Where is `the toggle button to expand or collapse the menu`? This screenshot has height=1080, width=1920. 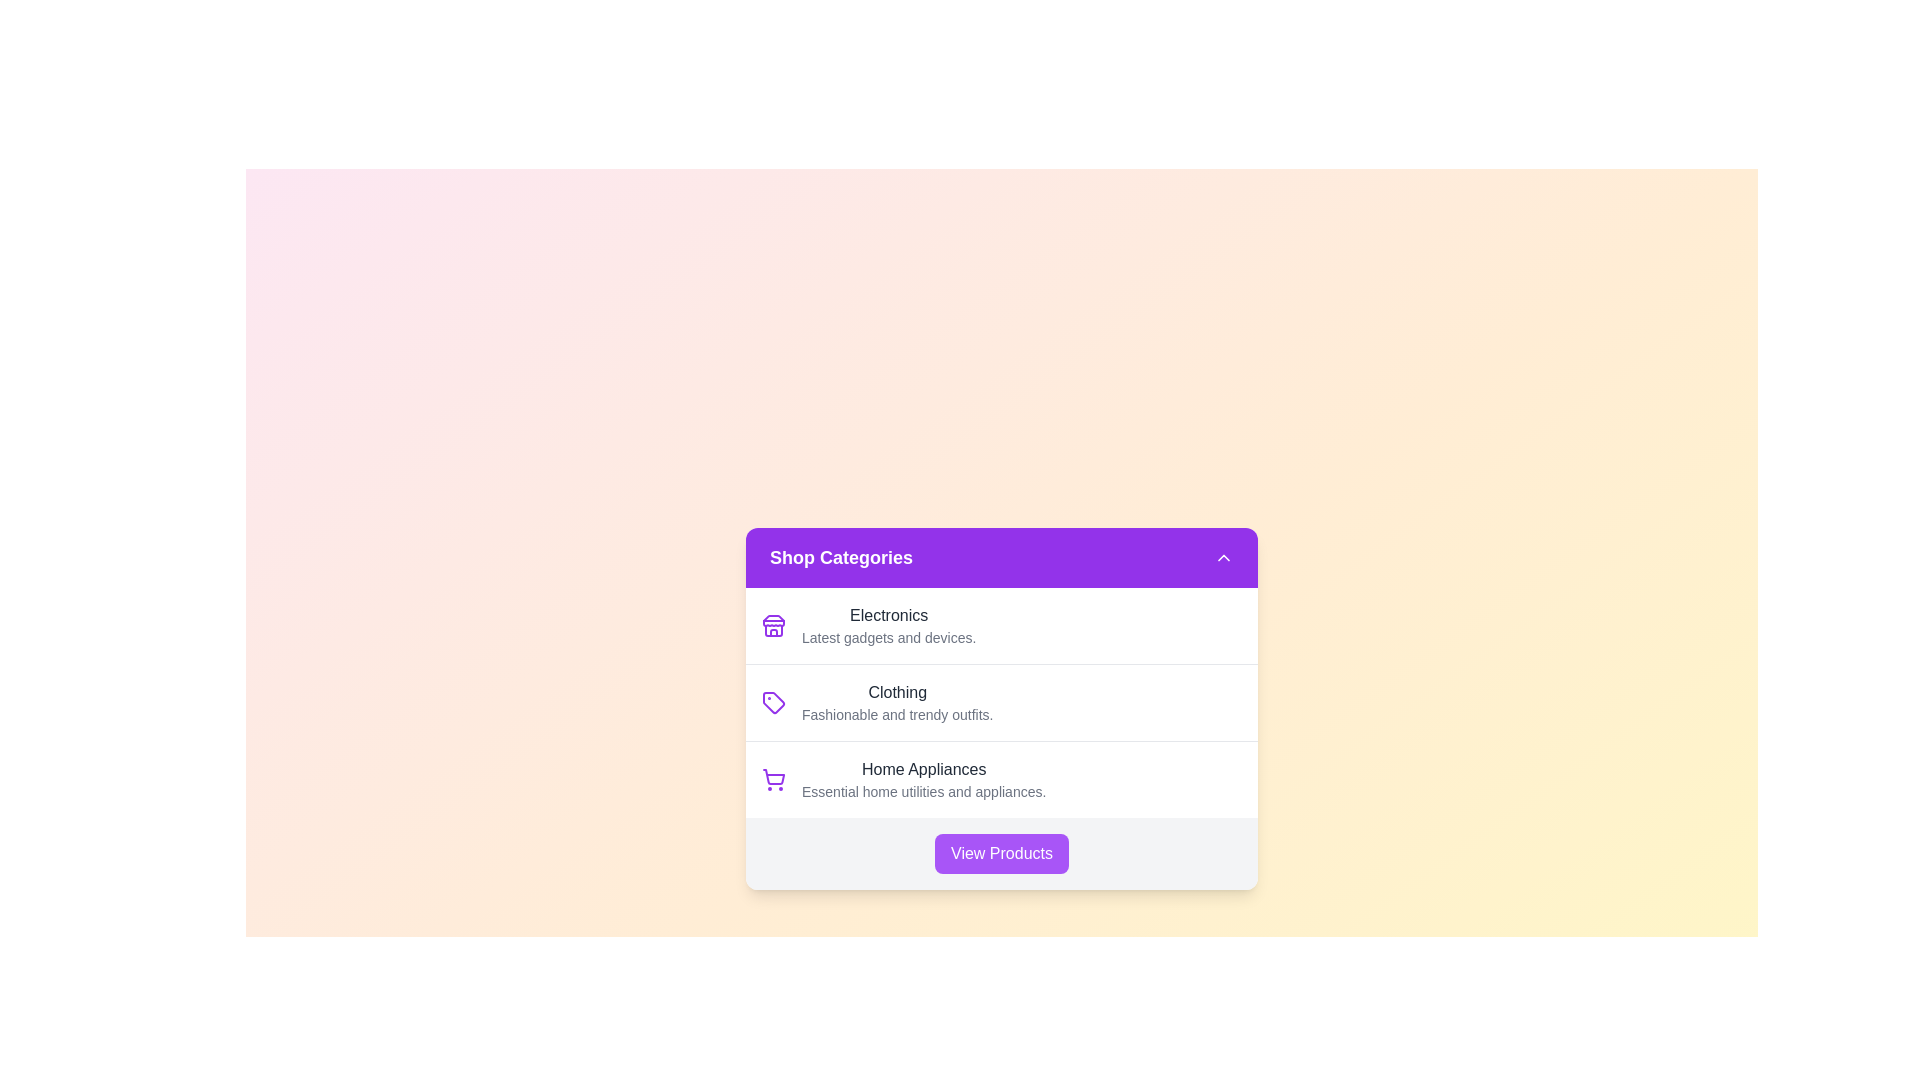
the toggle button to expand or collapse the menu is located at coordinates (1223, 558).